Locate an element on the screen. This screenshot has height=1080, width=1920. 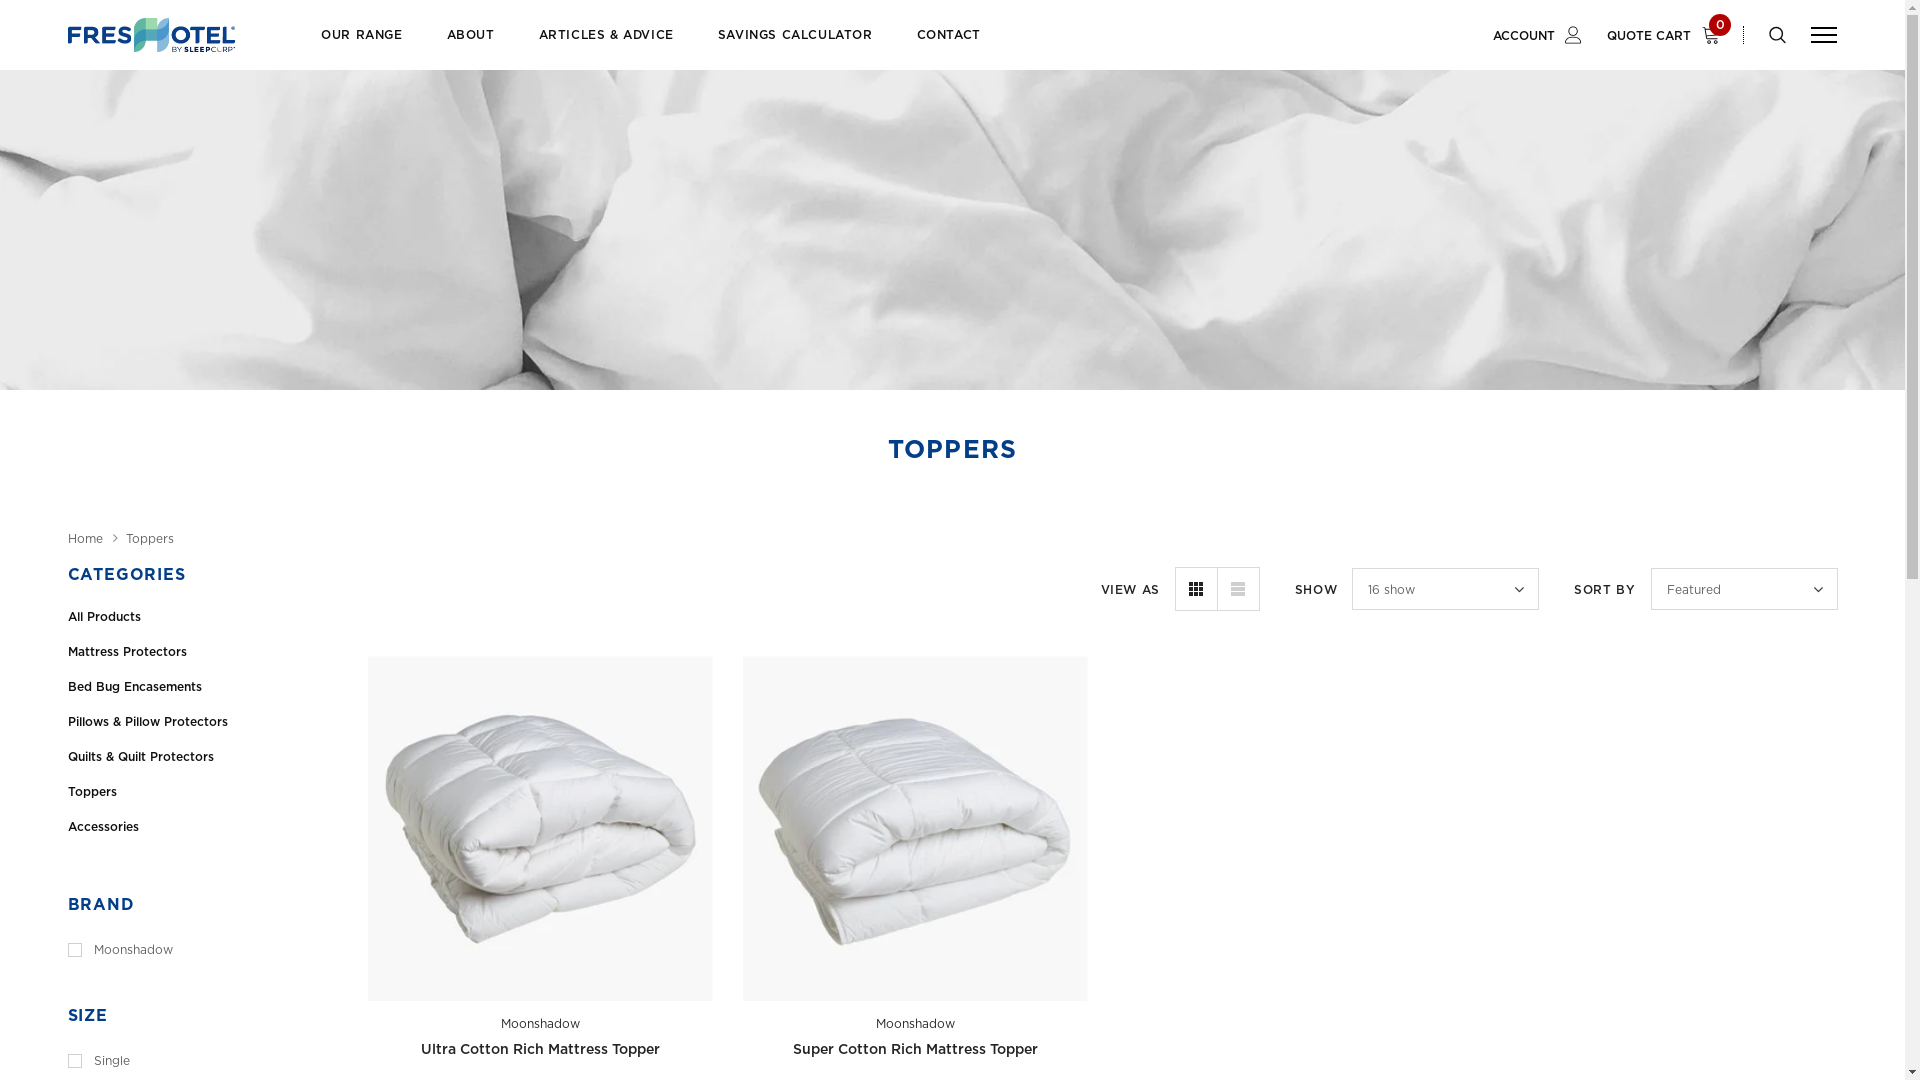
'Mattress Protectors' is located at coordinates (67, 651).